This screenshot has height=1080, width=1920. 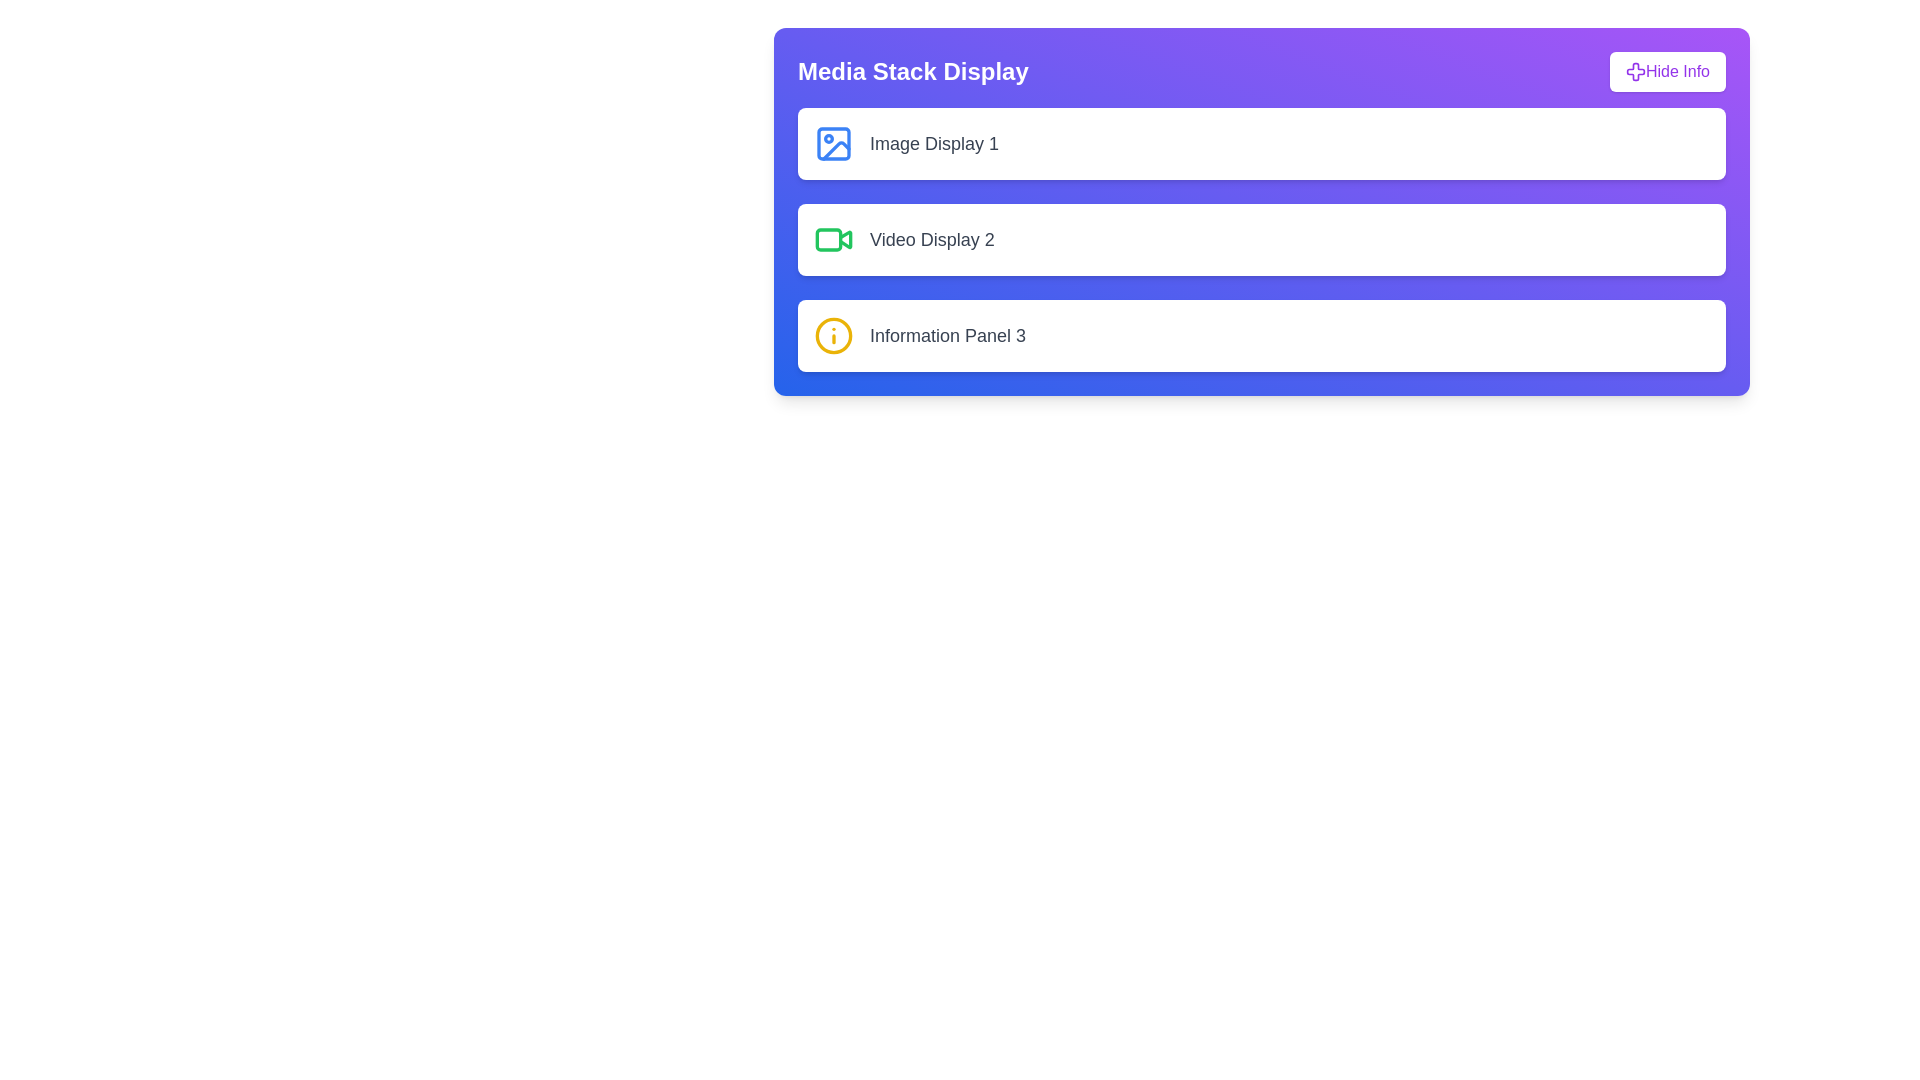 What do you see at coordinates (834, 334) in the screenshot?
I see `the yellow outlined circle inside the information icon of 'Information Panel 3', which is located on the leftmost side of the third entry in the vertical stack under 'Media Stack Display'` at bounding box center [834, 334].